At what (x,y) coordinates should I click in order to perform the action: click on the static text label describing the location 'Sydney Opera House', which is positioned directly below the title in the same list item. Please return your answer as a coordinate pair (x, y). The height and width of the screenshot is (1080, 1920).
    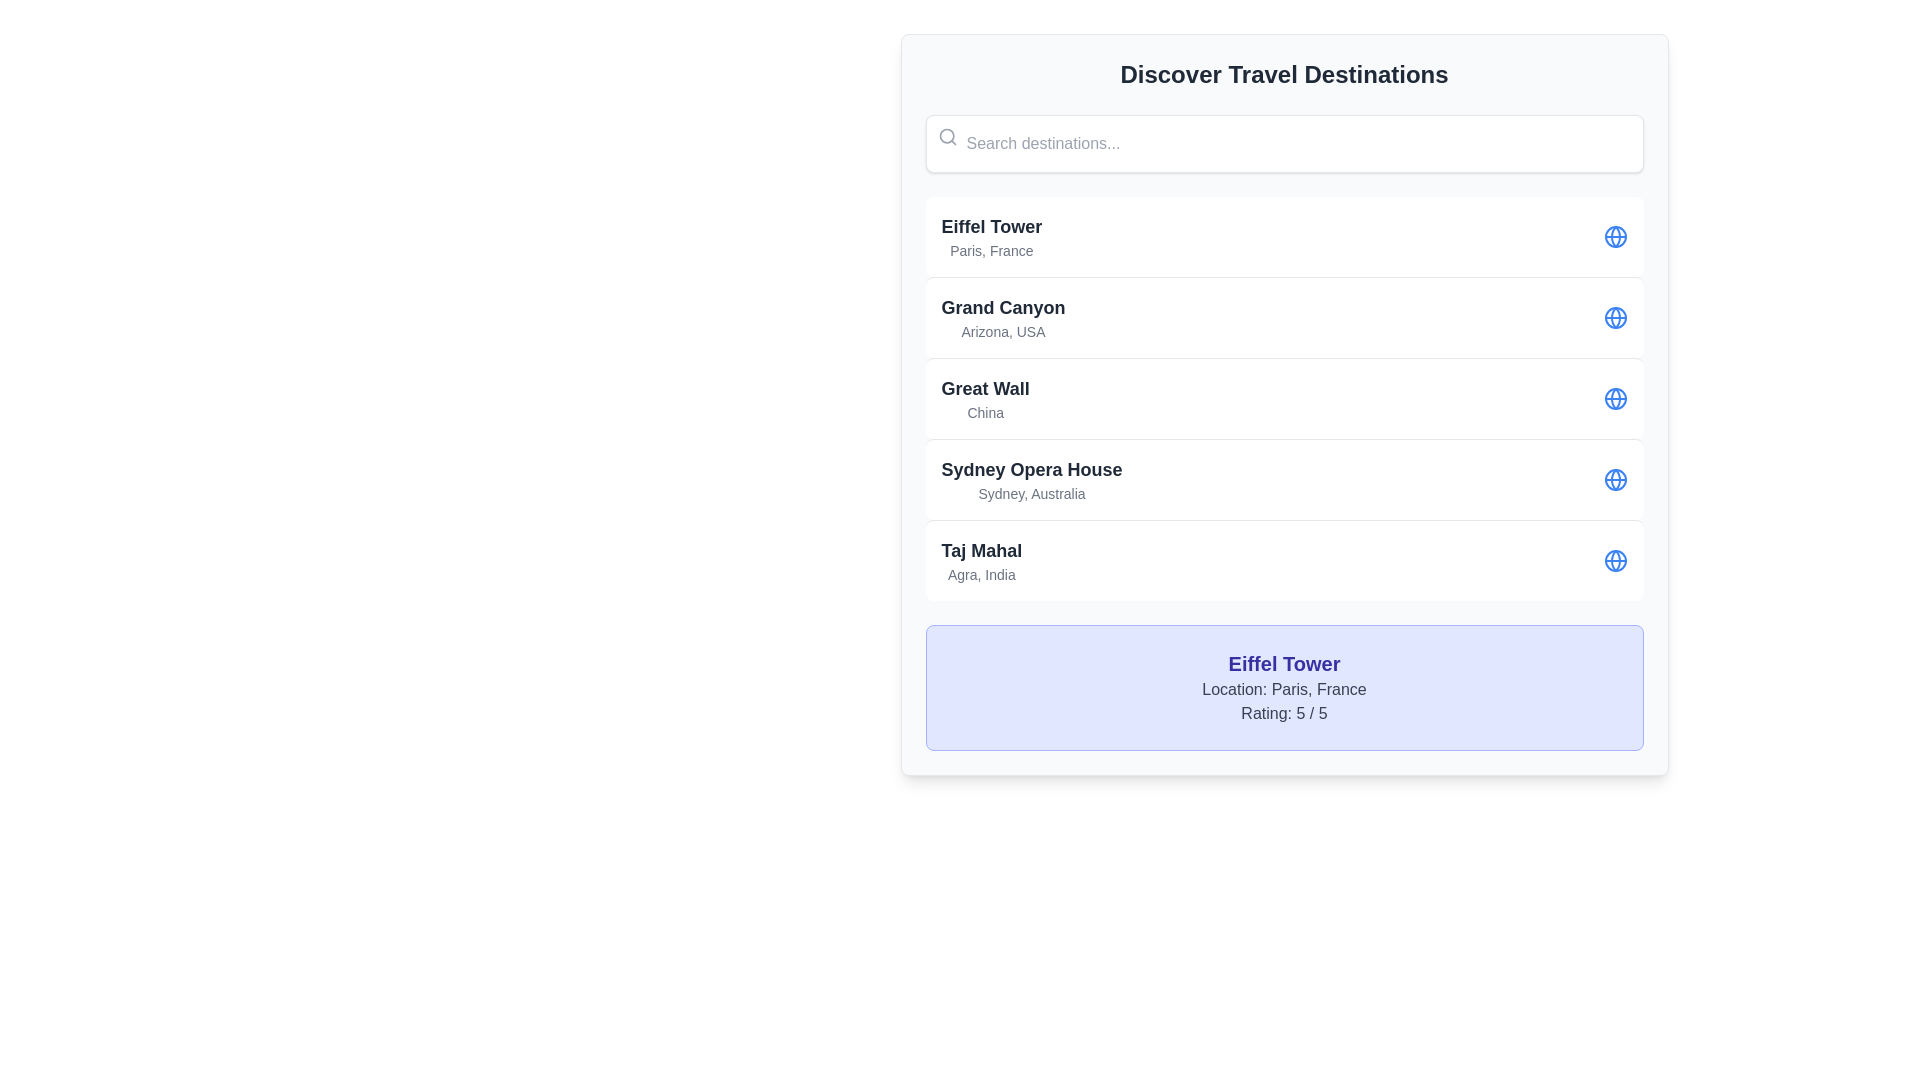
    Looking at the image, I should click on (1032, 493).